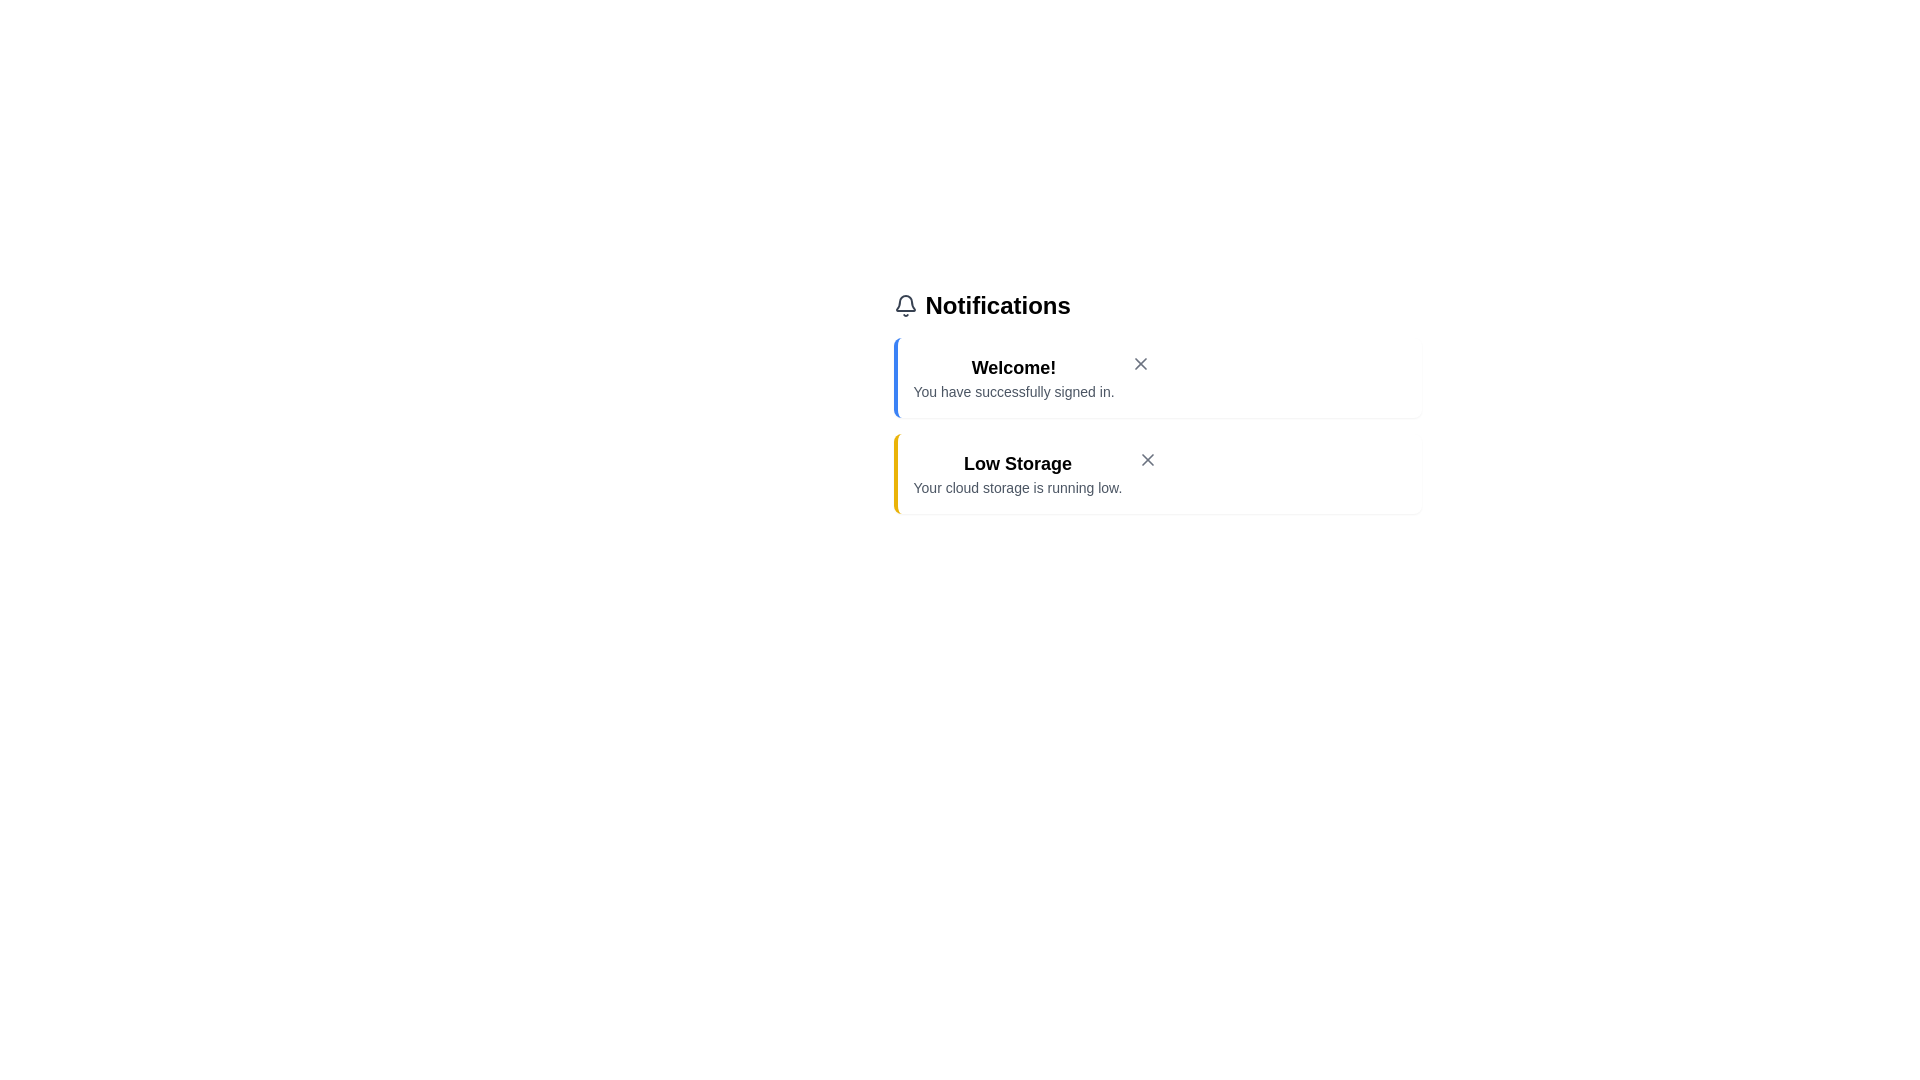 This screenshot has height=1080, width=1920. Describe the element at coordinates (1148, 459) in the screenshot. I see `the dismiss button located at the top-right corner of the 'Low Storage' notification card` at that location.